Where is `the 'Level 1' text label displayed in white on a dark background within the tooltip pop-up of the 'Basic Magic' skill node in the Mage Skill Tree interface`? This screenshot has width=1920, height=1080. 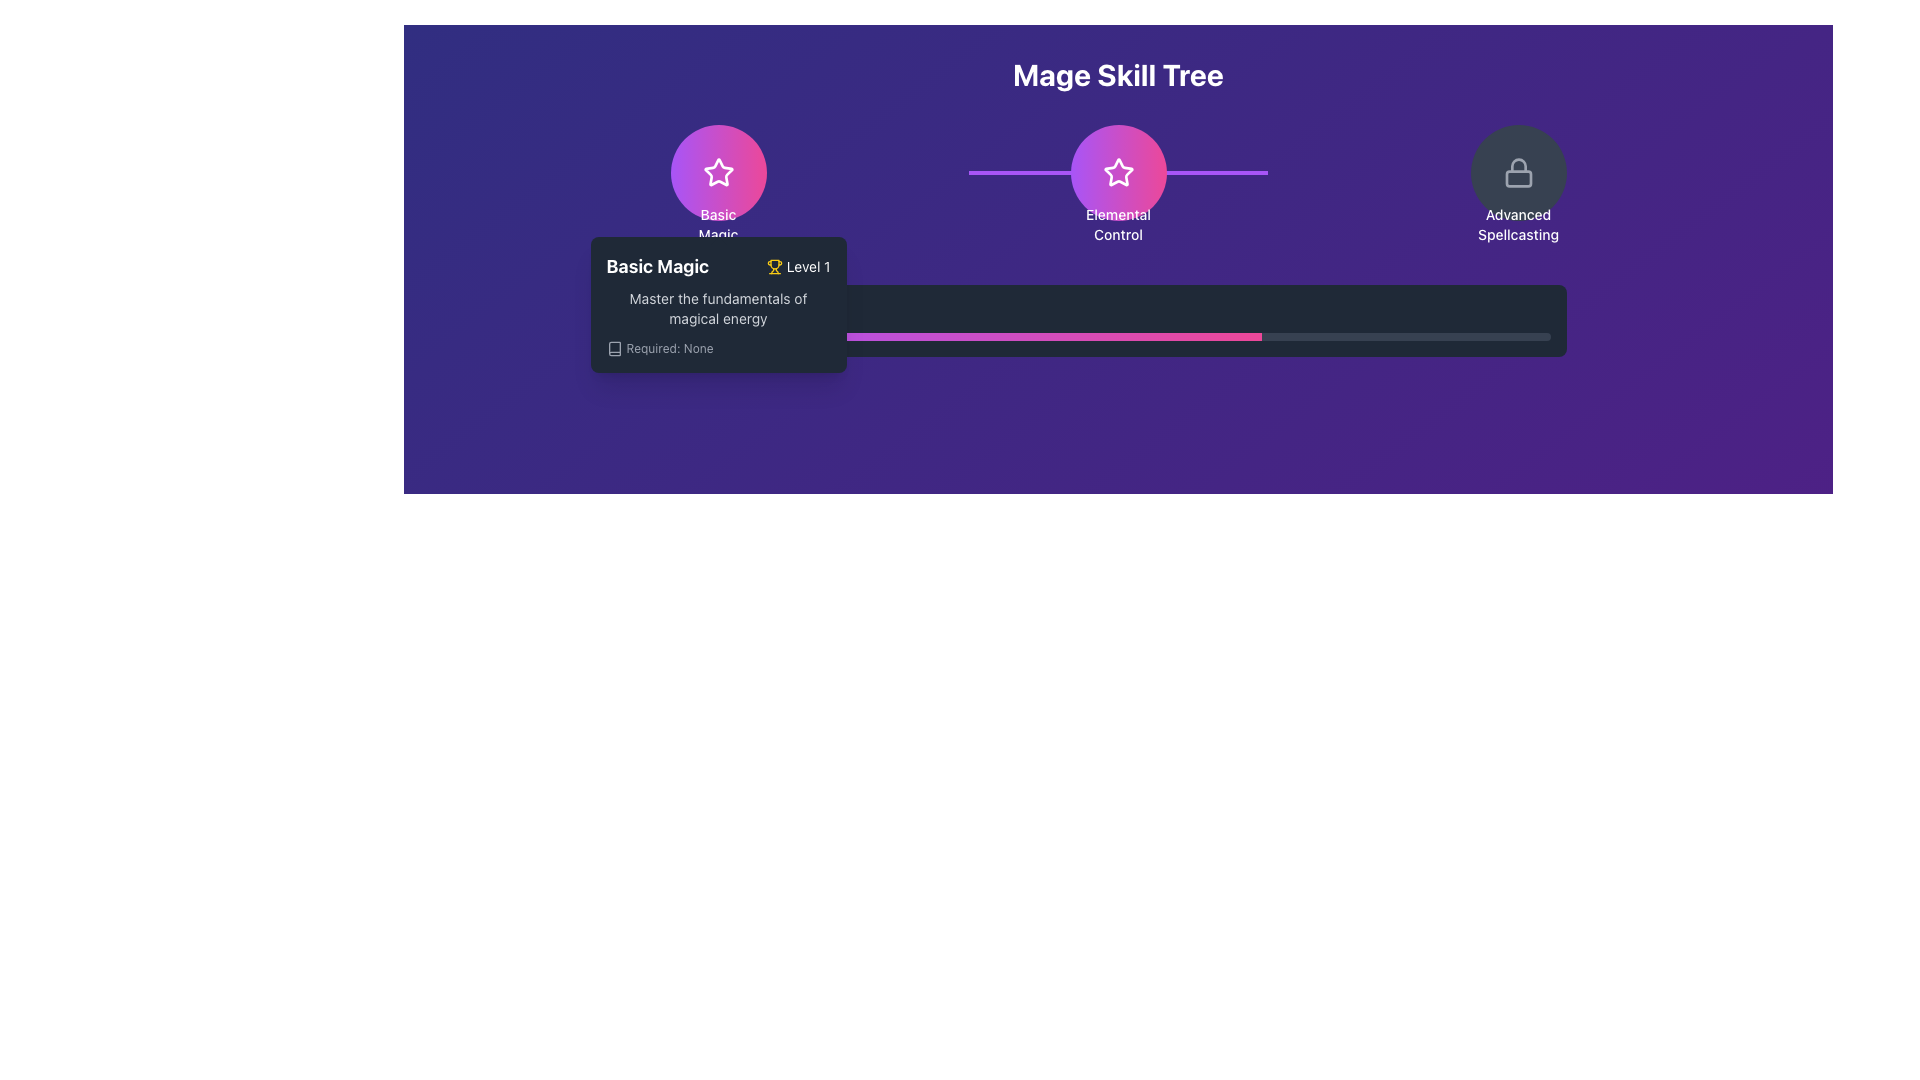
the 'Level 1' text label displayed in white on a dark background within the tooltip pop-up of the 'Basic Magic' skill node in the Mage Skill Tree interface is located at coordinates (808, 265).